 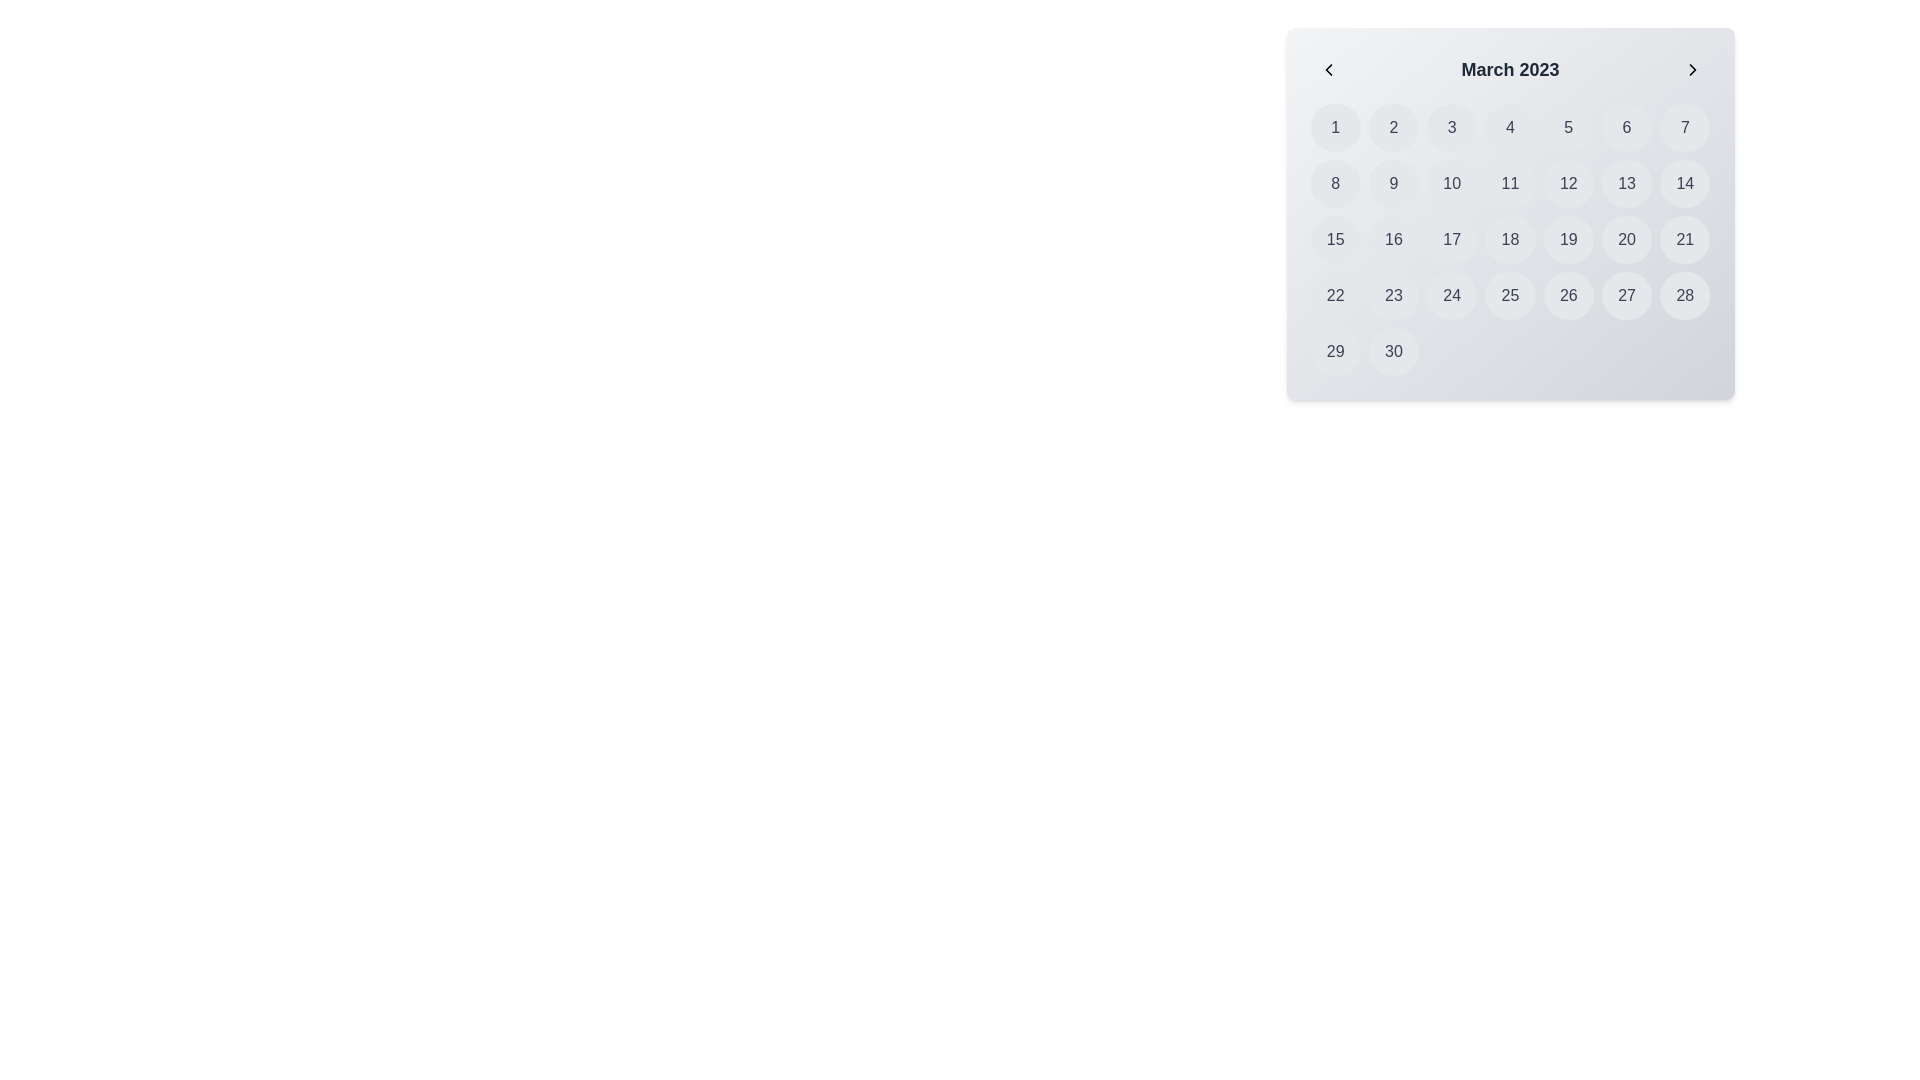 I want to click on the circular button labeled '18' with a light gray background, so click(x=1510, y=238).